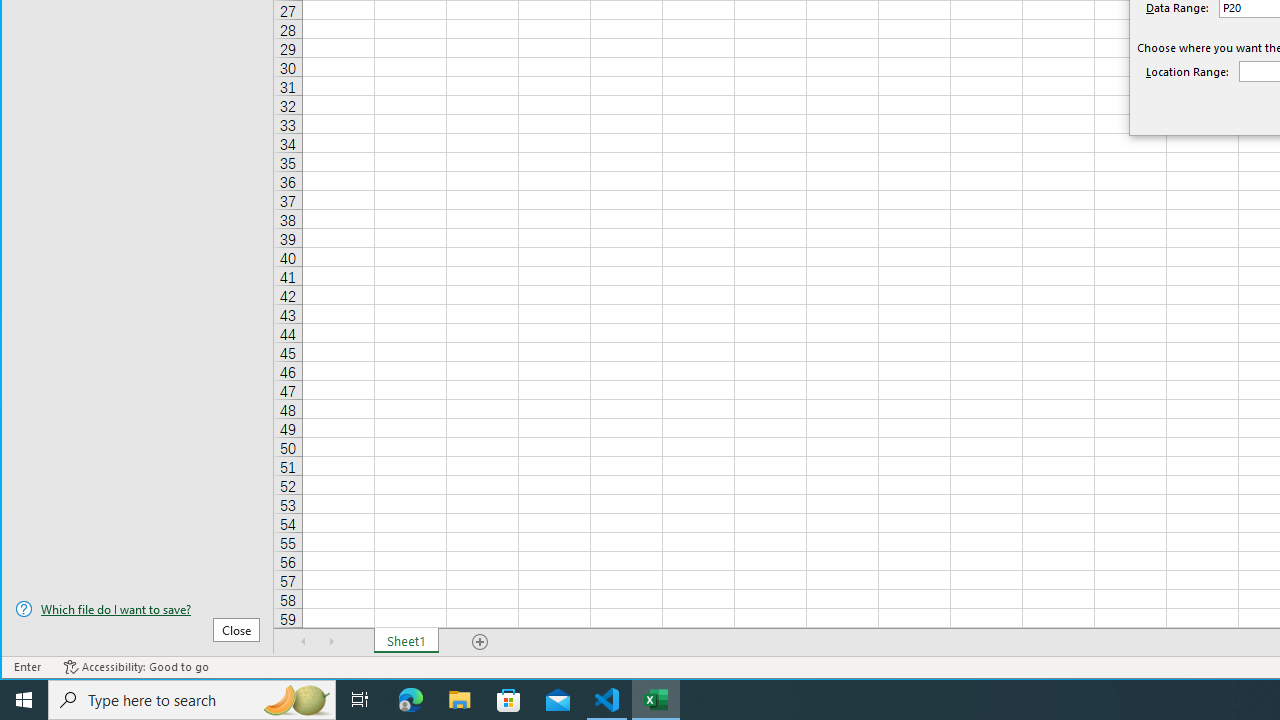 This screenshot has height=720, width=1280. I want to click on 'Sheet1', so click(405, 641).